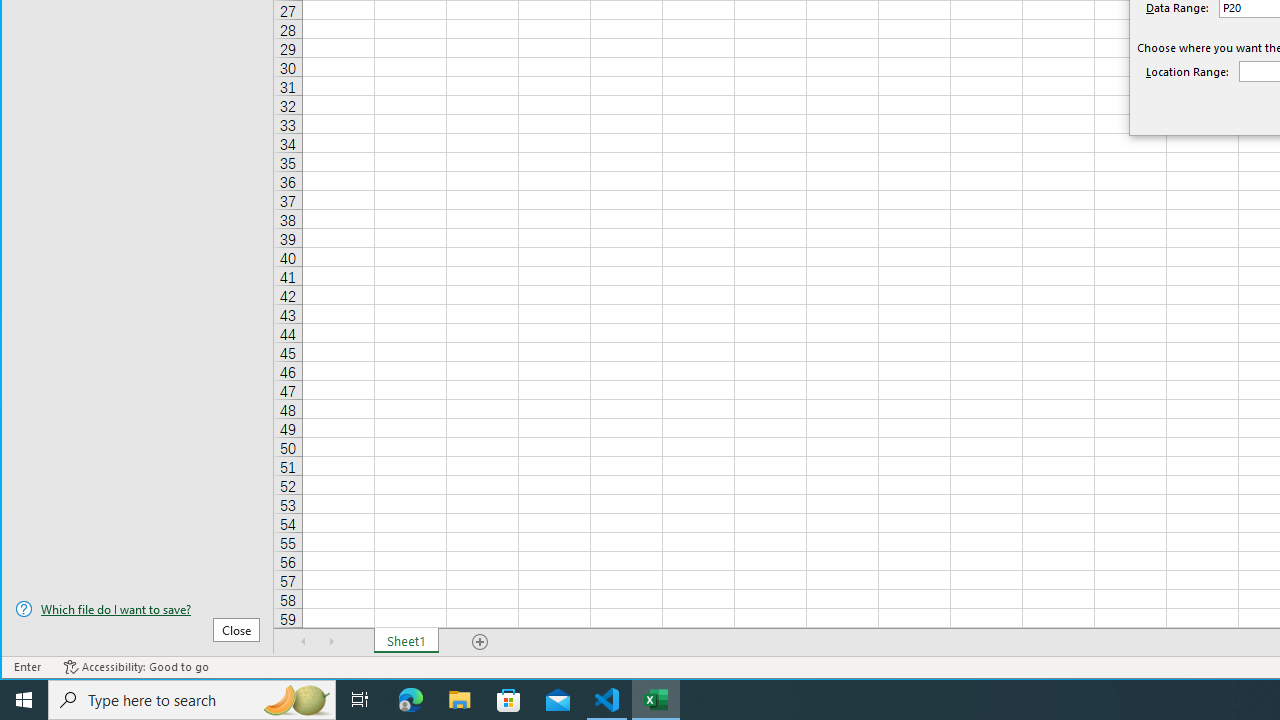 This screenshot has height=720, width=1280. I want to click on 'Sheet1', so click(405, 641).